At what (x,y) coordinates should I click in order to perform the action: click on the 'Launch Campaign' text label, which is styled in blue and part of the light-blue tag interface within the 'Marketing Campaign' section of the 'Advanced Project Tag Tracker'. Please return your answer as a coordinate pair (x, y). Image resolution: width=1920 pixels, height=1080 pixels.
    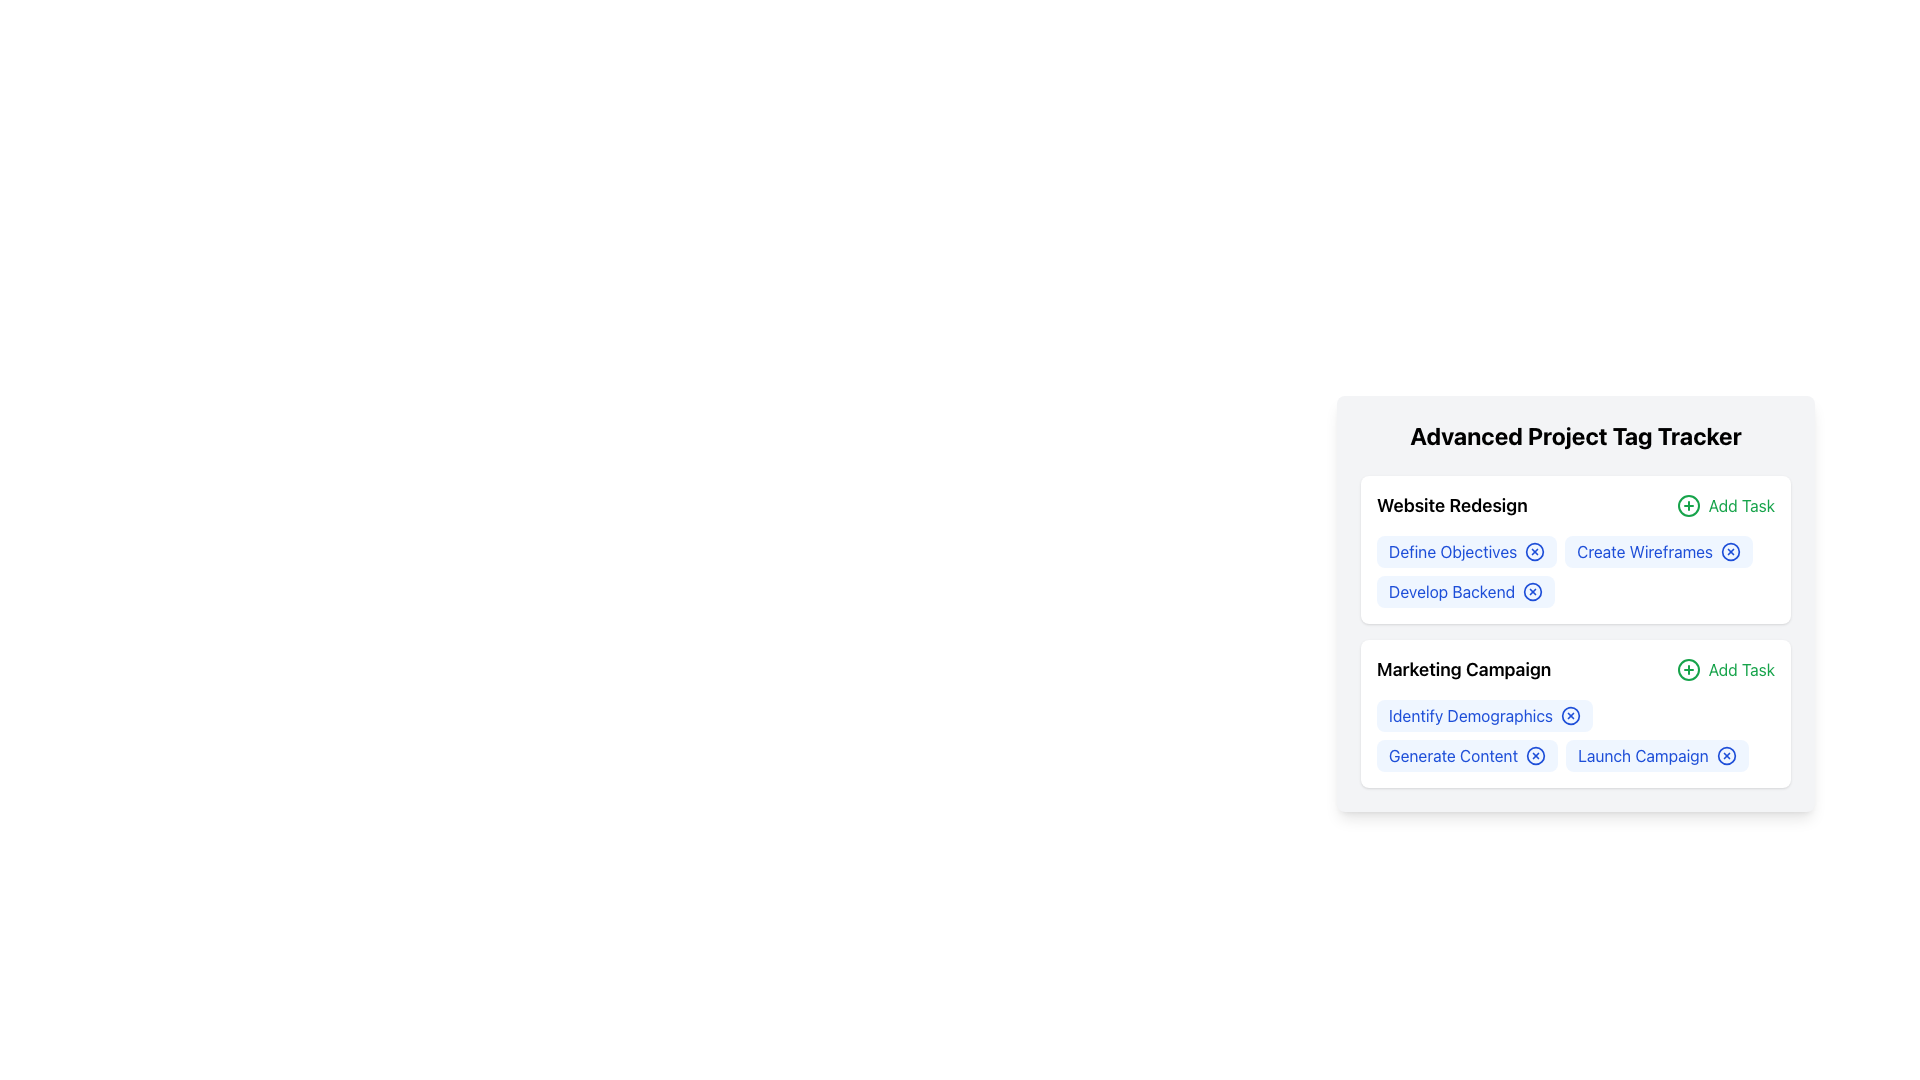
    Looking at the image, I should click on (1643, 756).